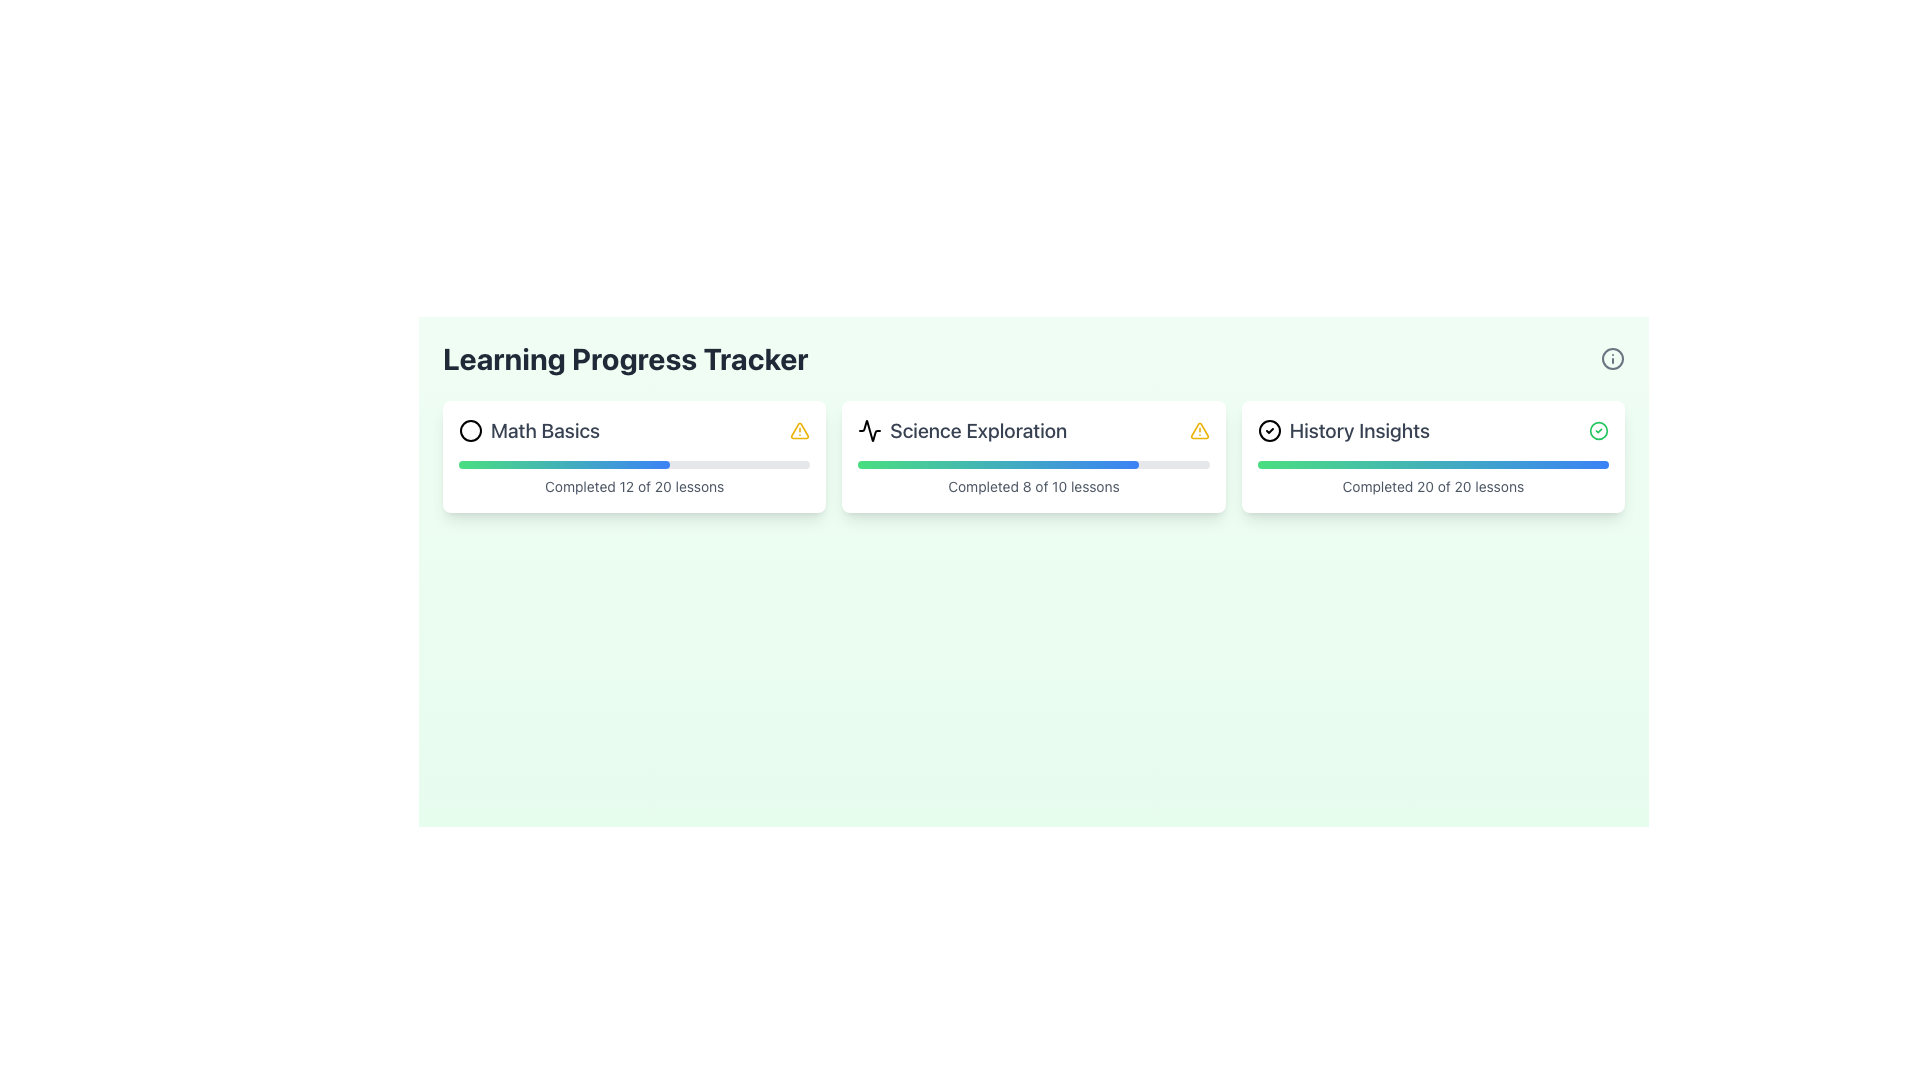 Image resolution: width=1920 pixels, height=1080 pixels. Describe the element at coordinates (633, 465) in the screenshot. I see `the horizontal progress bar with a smooth gradient color from green to blue, located below the title 'Math Basics' and above the text 'Completed 12 of 20 lessons'` at that location.